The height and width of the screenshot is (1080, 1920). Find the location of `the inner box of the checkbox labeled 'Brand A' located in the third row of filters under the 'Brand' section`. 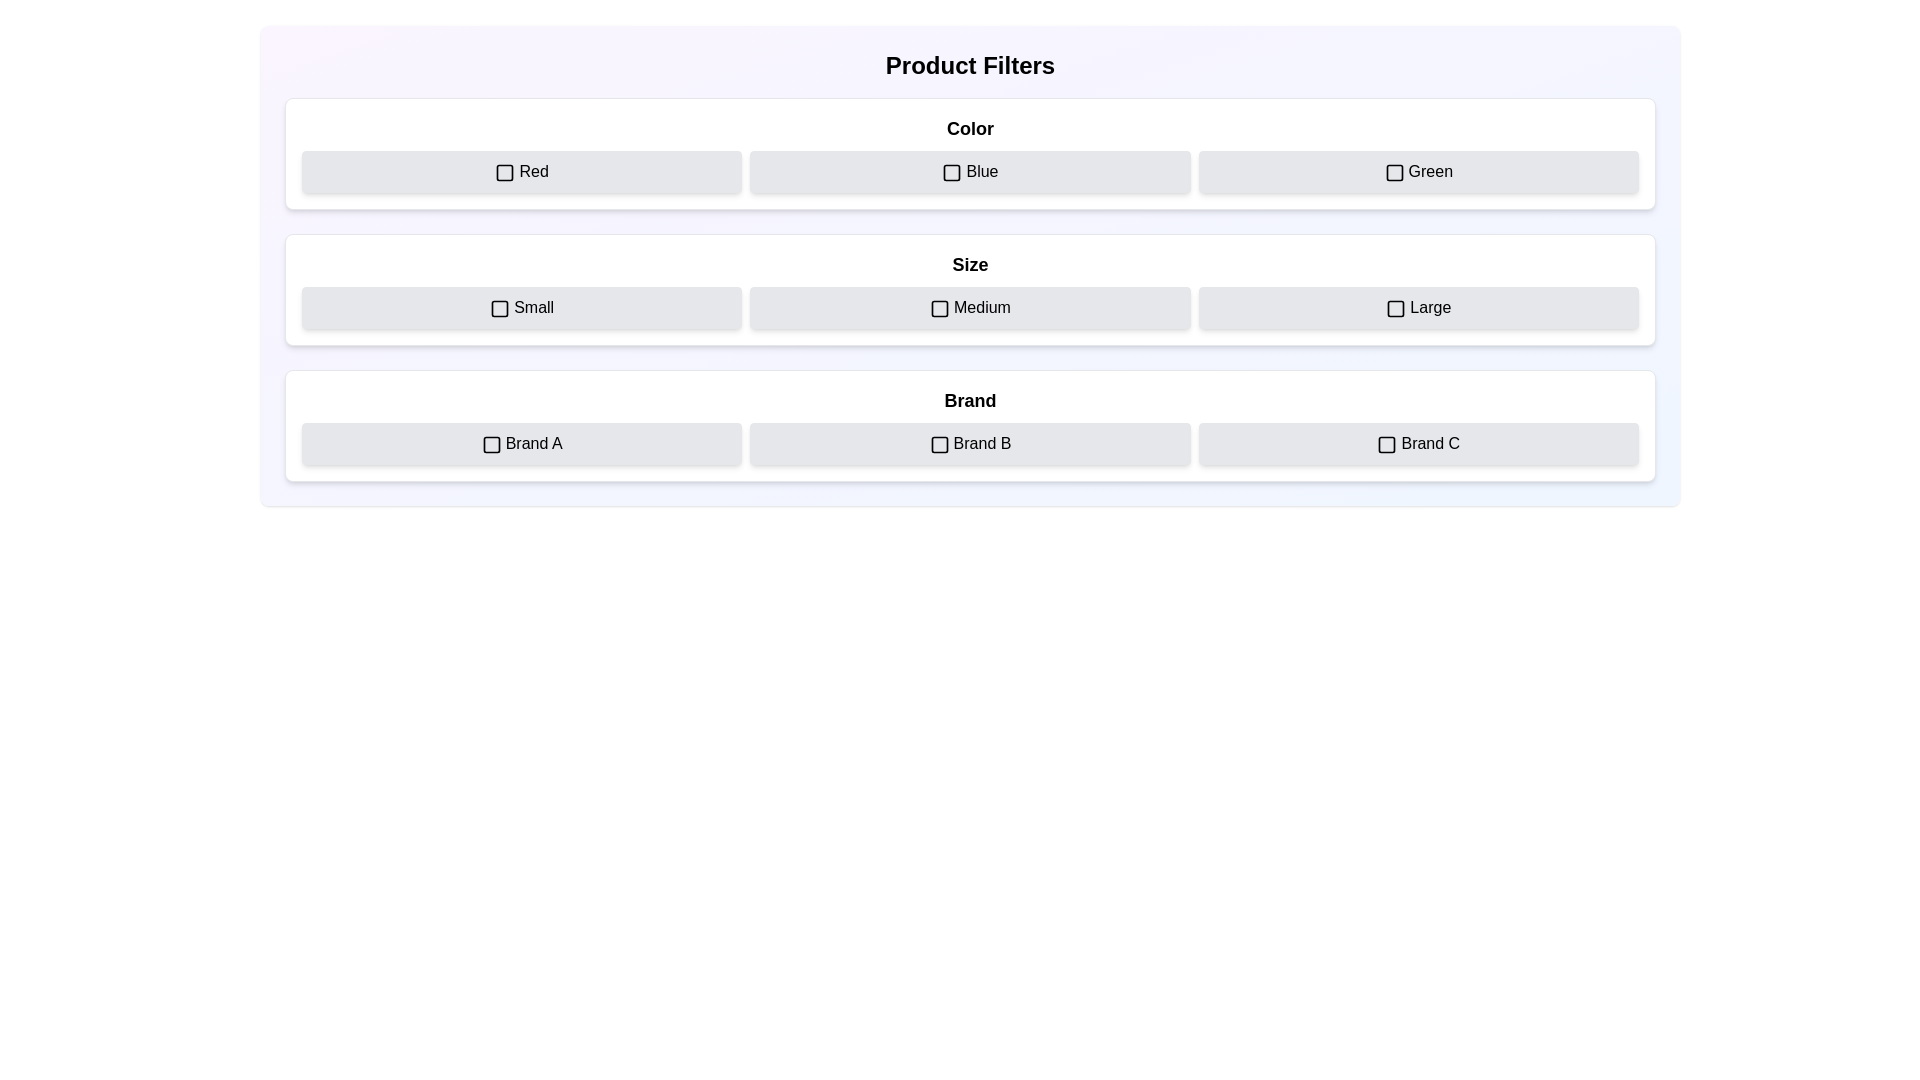

the inner box of the checkbox labeled 'Brand A' located in the third row of filters under the 'Brand' section is located at coordinates (491, 443).